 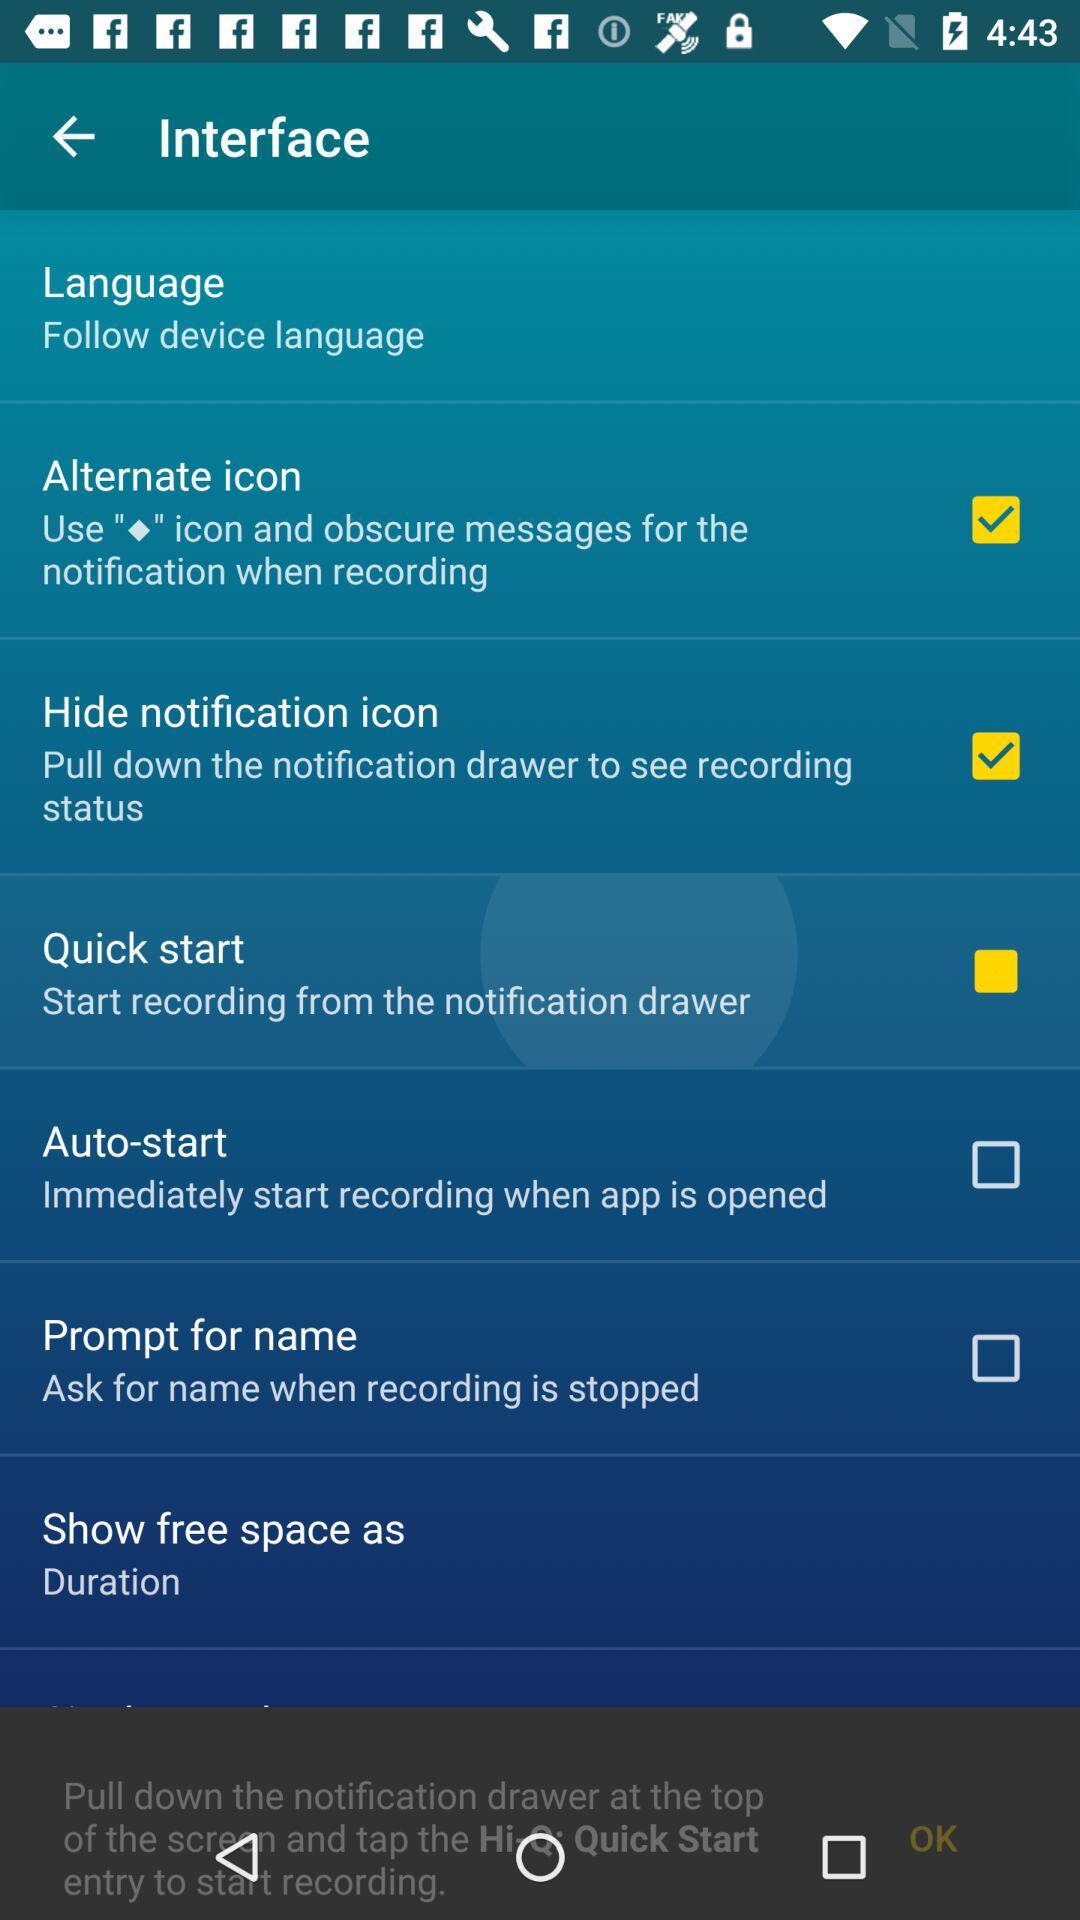 I want to click on the follow device language, so click(x=232, y=333).